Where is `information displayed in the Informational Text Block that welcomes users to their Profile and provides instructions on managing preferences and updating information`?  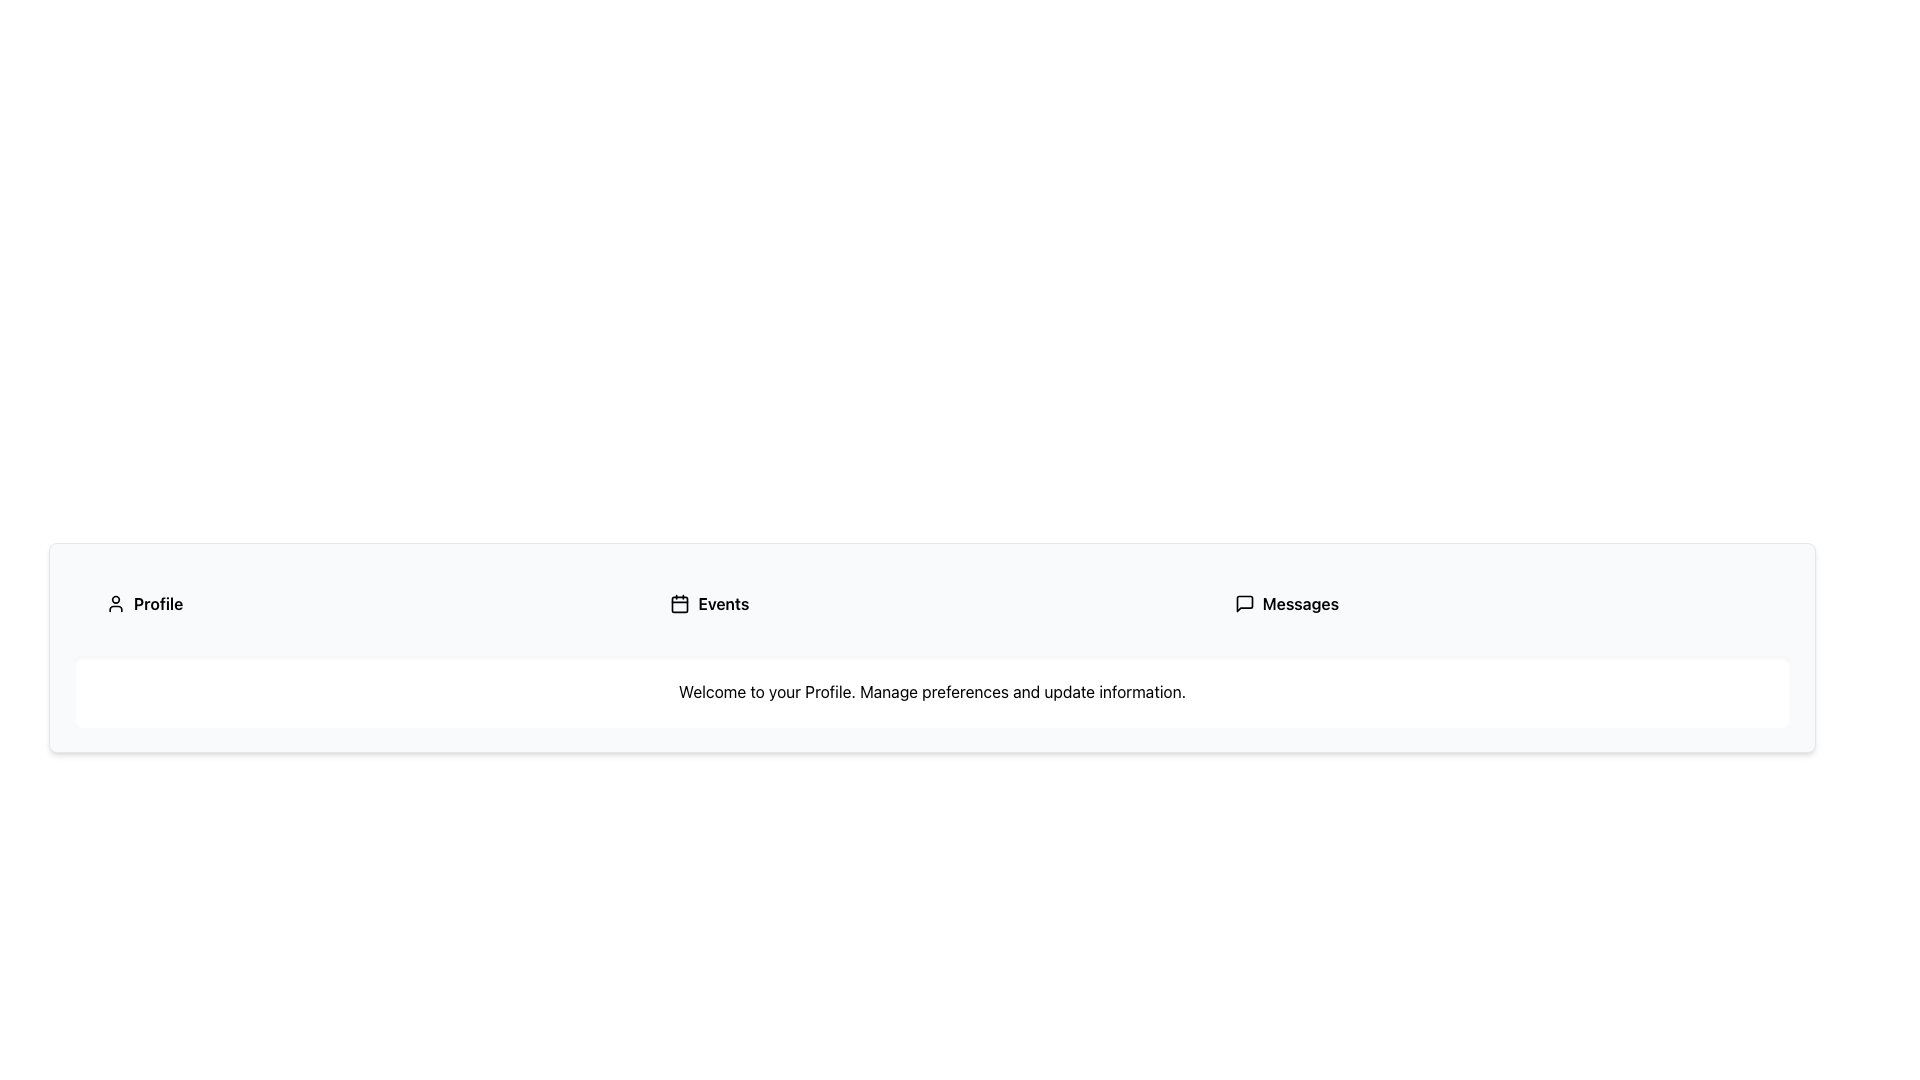 information displayed in the Informational Text Block that welcomes users to their Profile and provides instructions on managing preferences and updating information is located at coordinates (931, 690).